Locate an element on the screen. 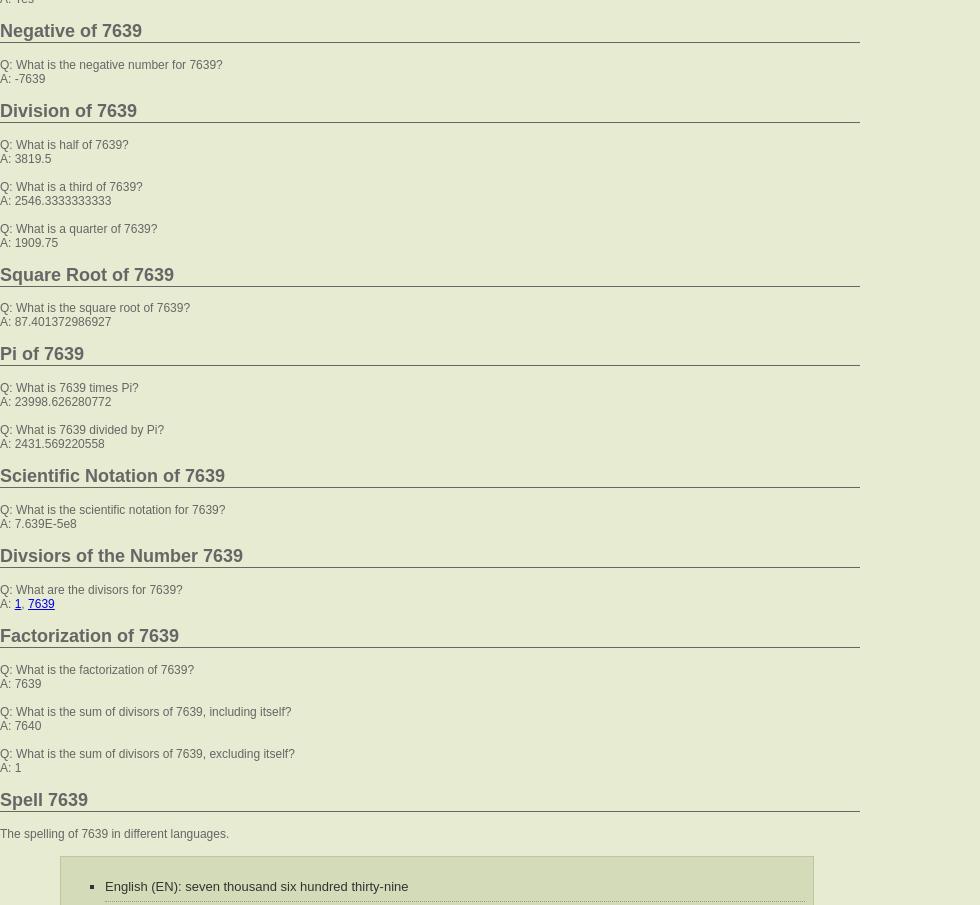  'Q: What is a third of 7639?' is located at coordinates (70, 185).